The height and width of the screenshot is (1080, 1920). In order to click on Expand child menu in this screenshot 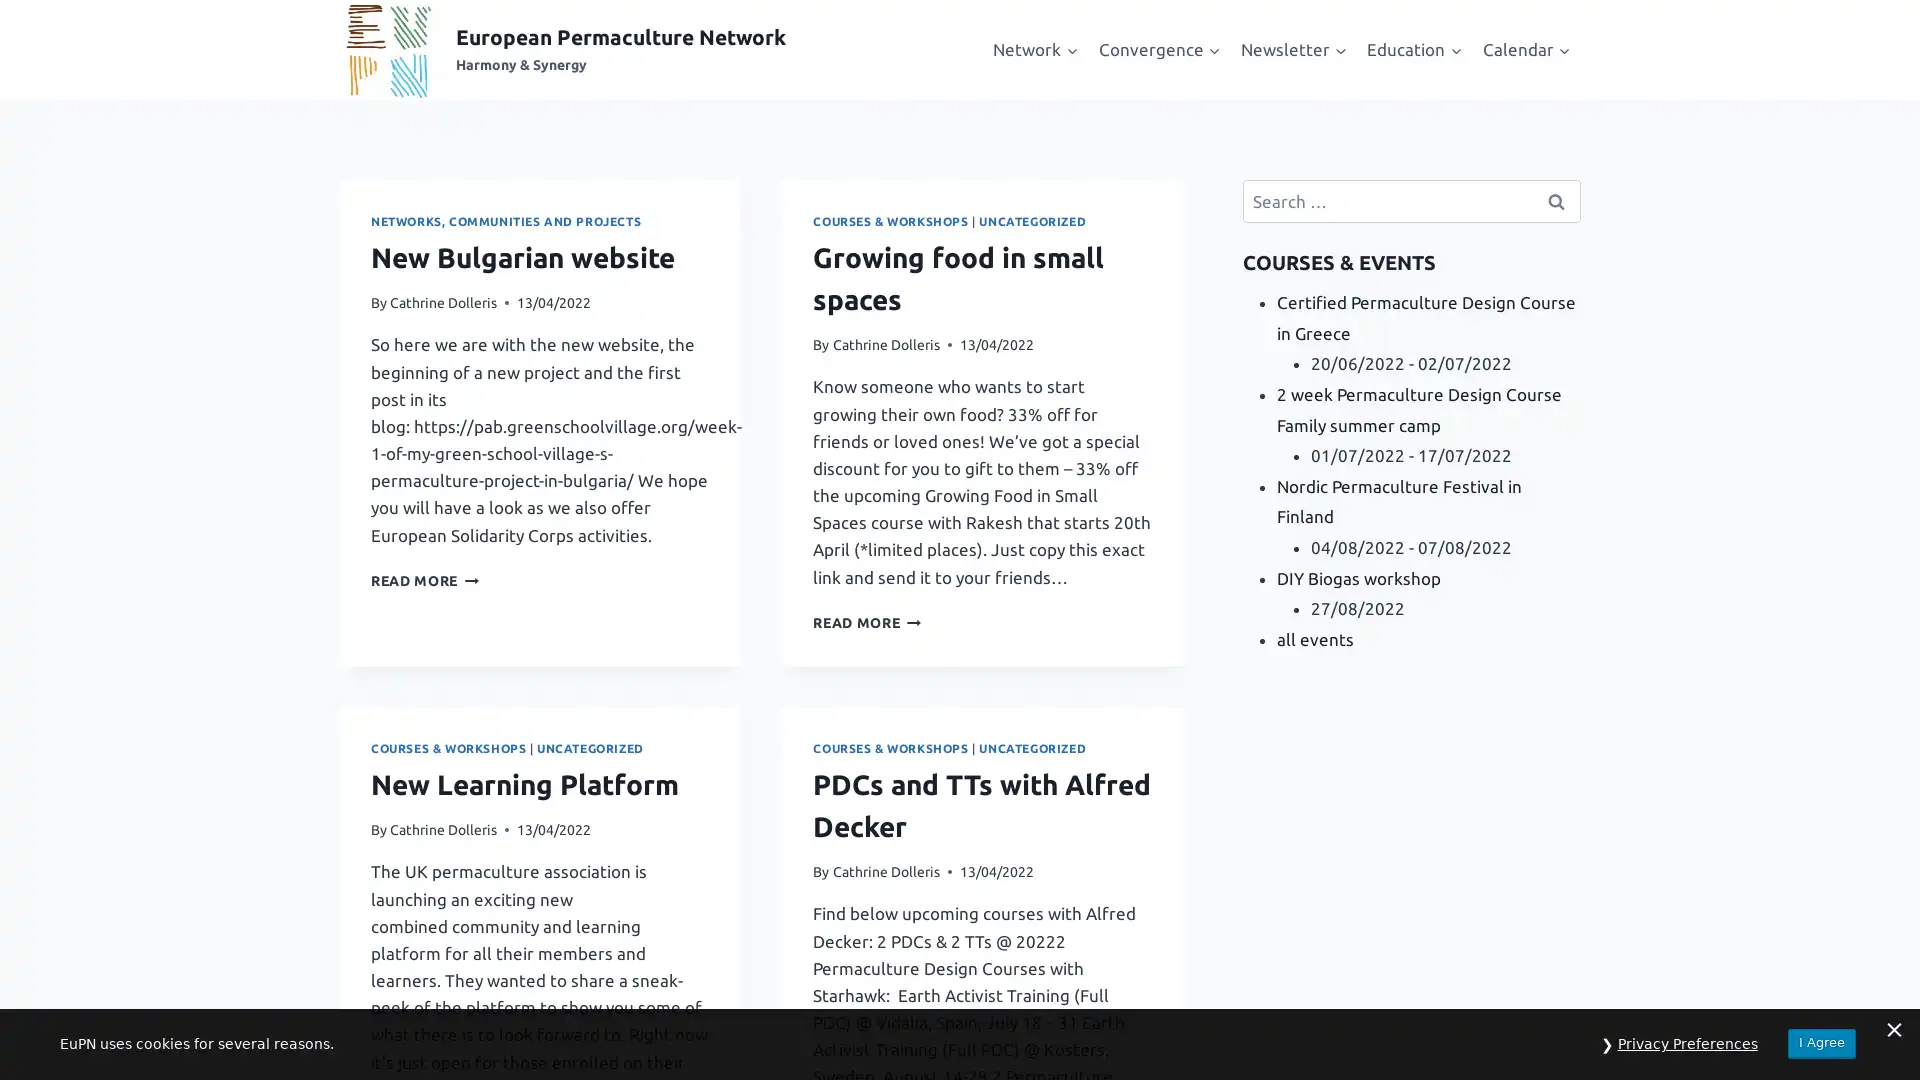, I will do `click(1158, 48)`.